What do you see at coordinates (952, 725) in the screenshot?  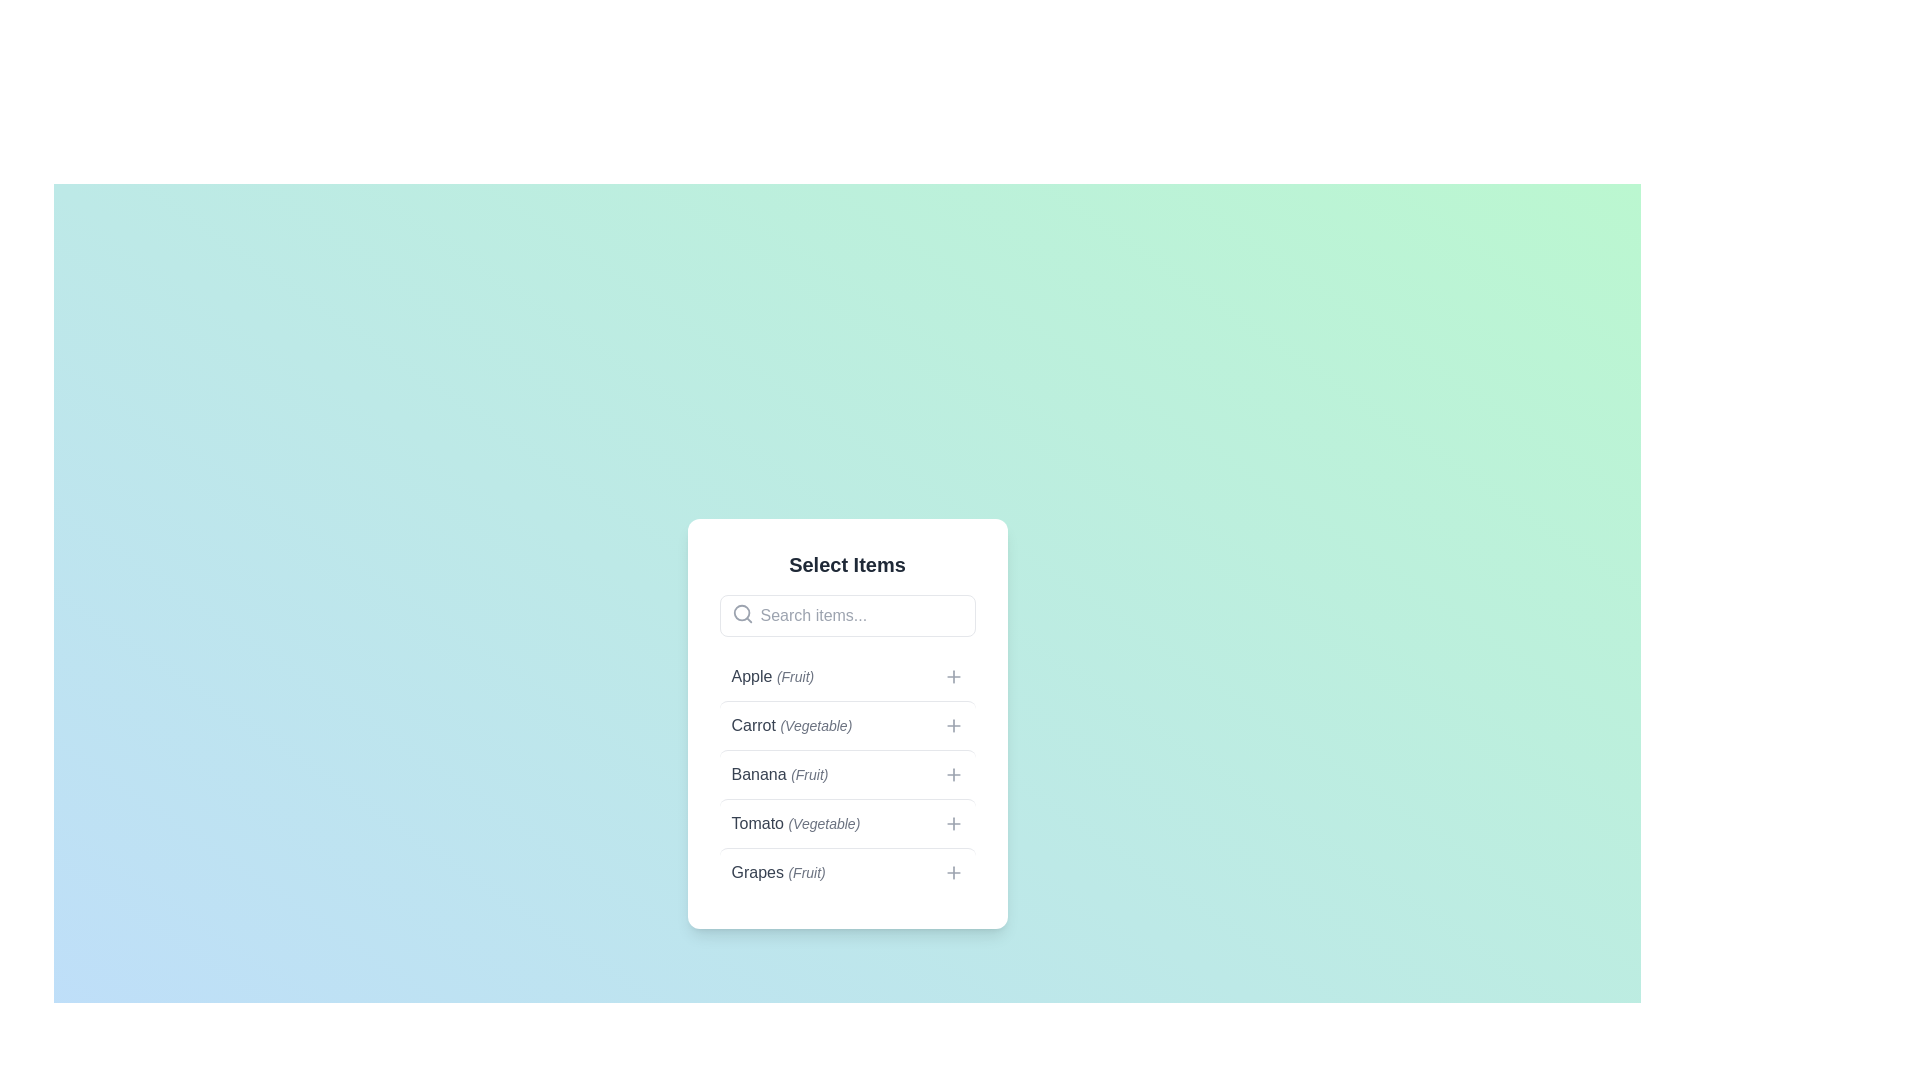 I see `the plus icon button associated with the 'Carrot (Vegetable)' list item` at bounding box center [952, 725].